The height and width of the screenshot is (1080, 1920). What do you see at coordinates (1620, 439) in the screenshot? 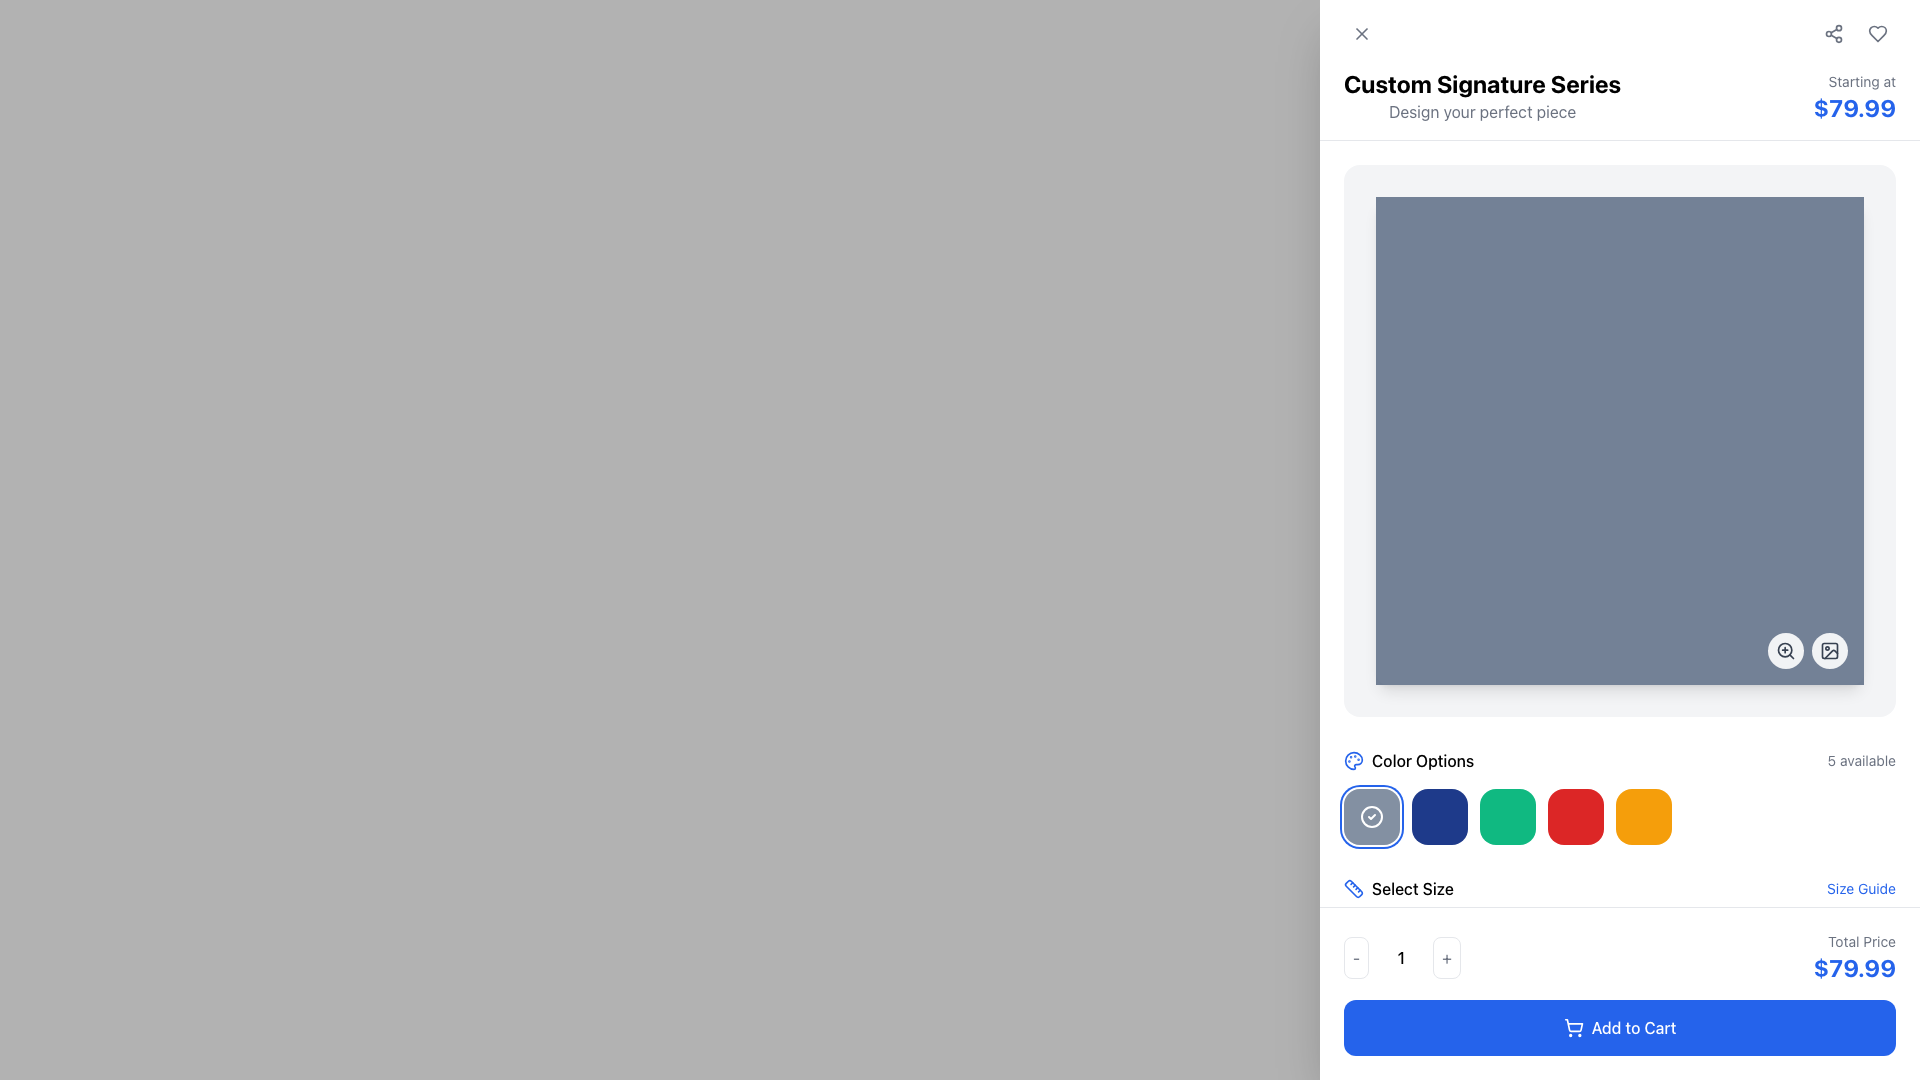
I see `the media display area which is prominently positioned in the right-hand panel above color options and sizing selectors` at bounding box center [1620, 439].